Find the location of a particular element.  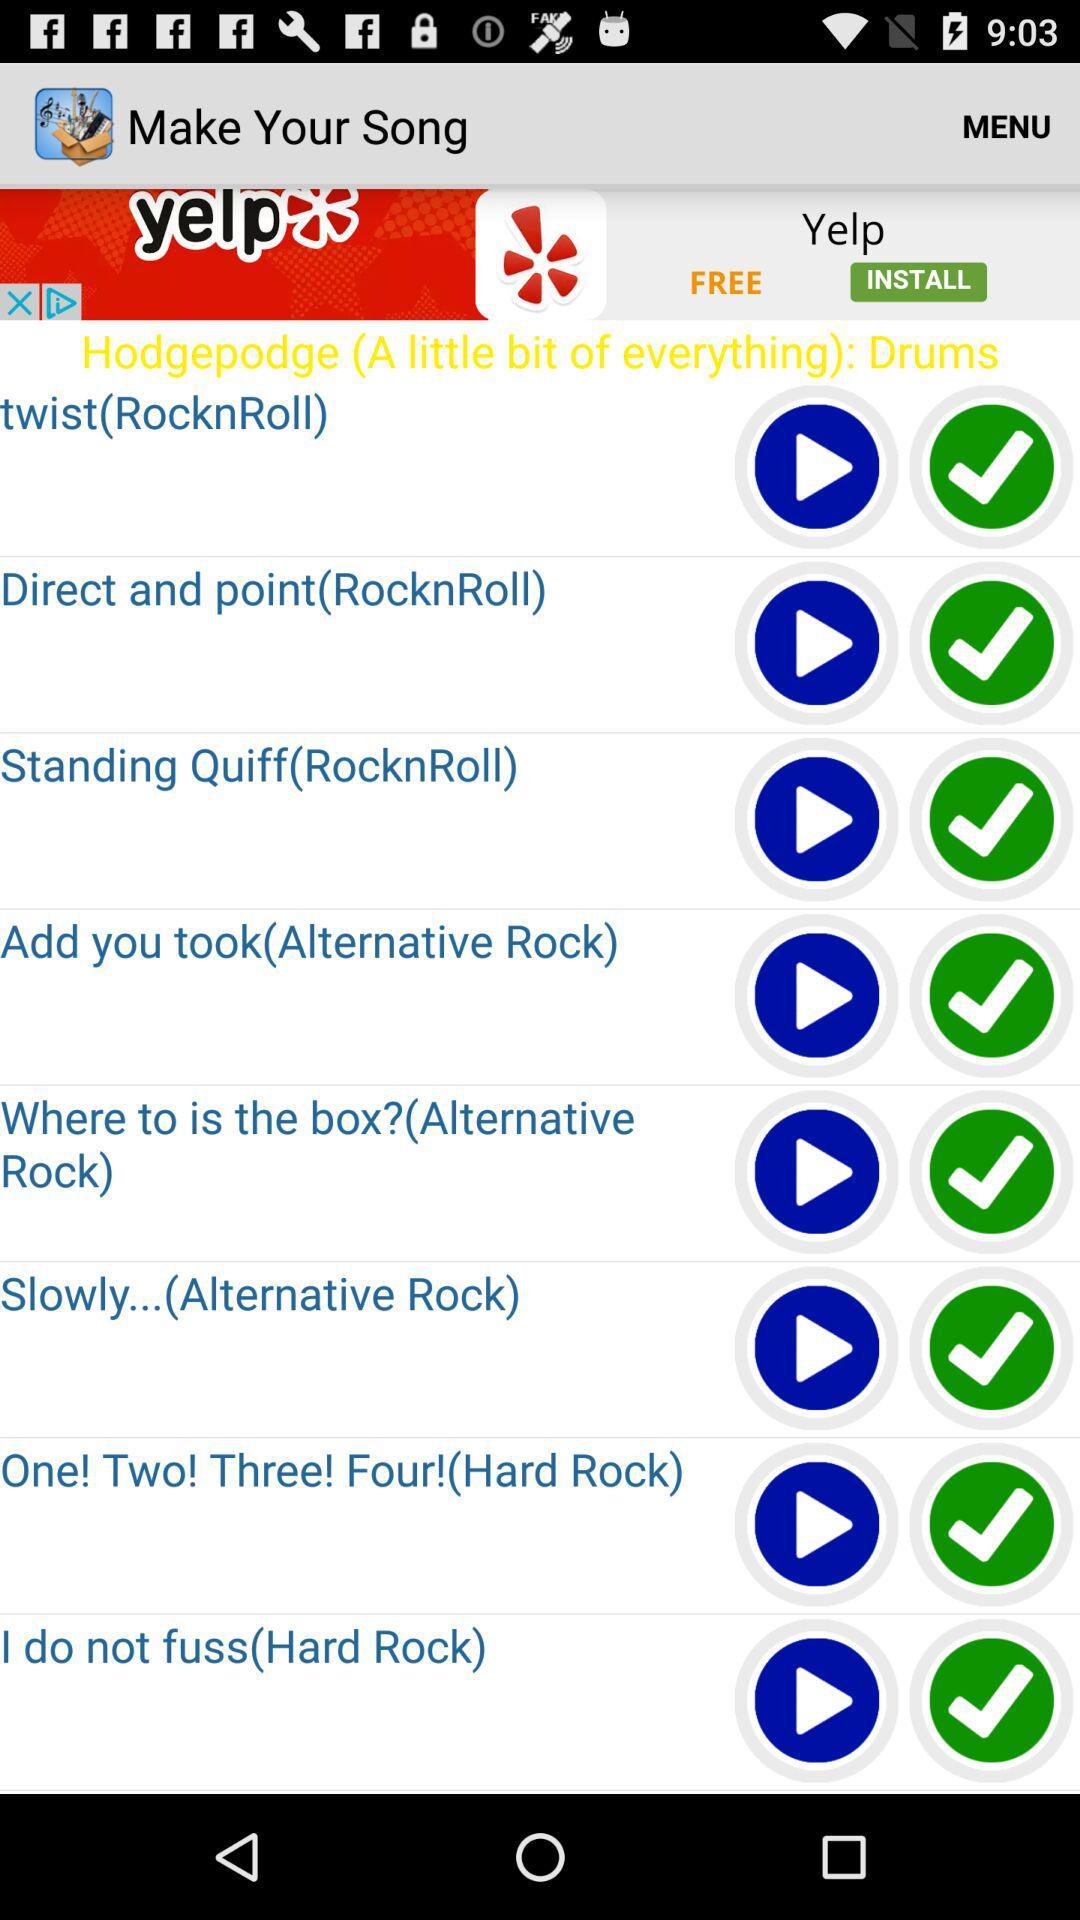

sound is located at coordinates (817, 1701).